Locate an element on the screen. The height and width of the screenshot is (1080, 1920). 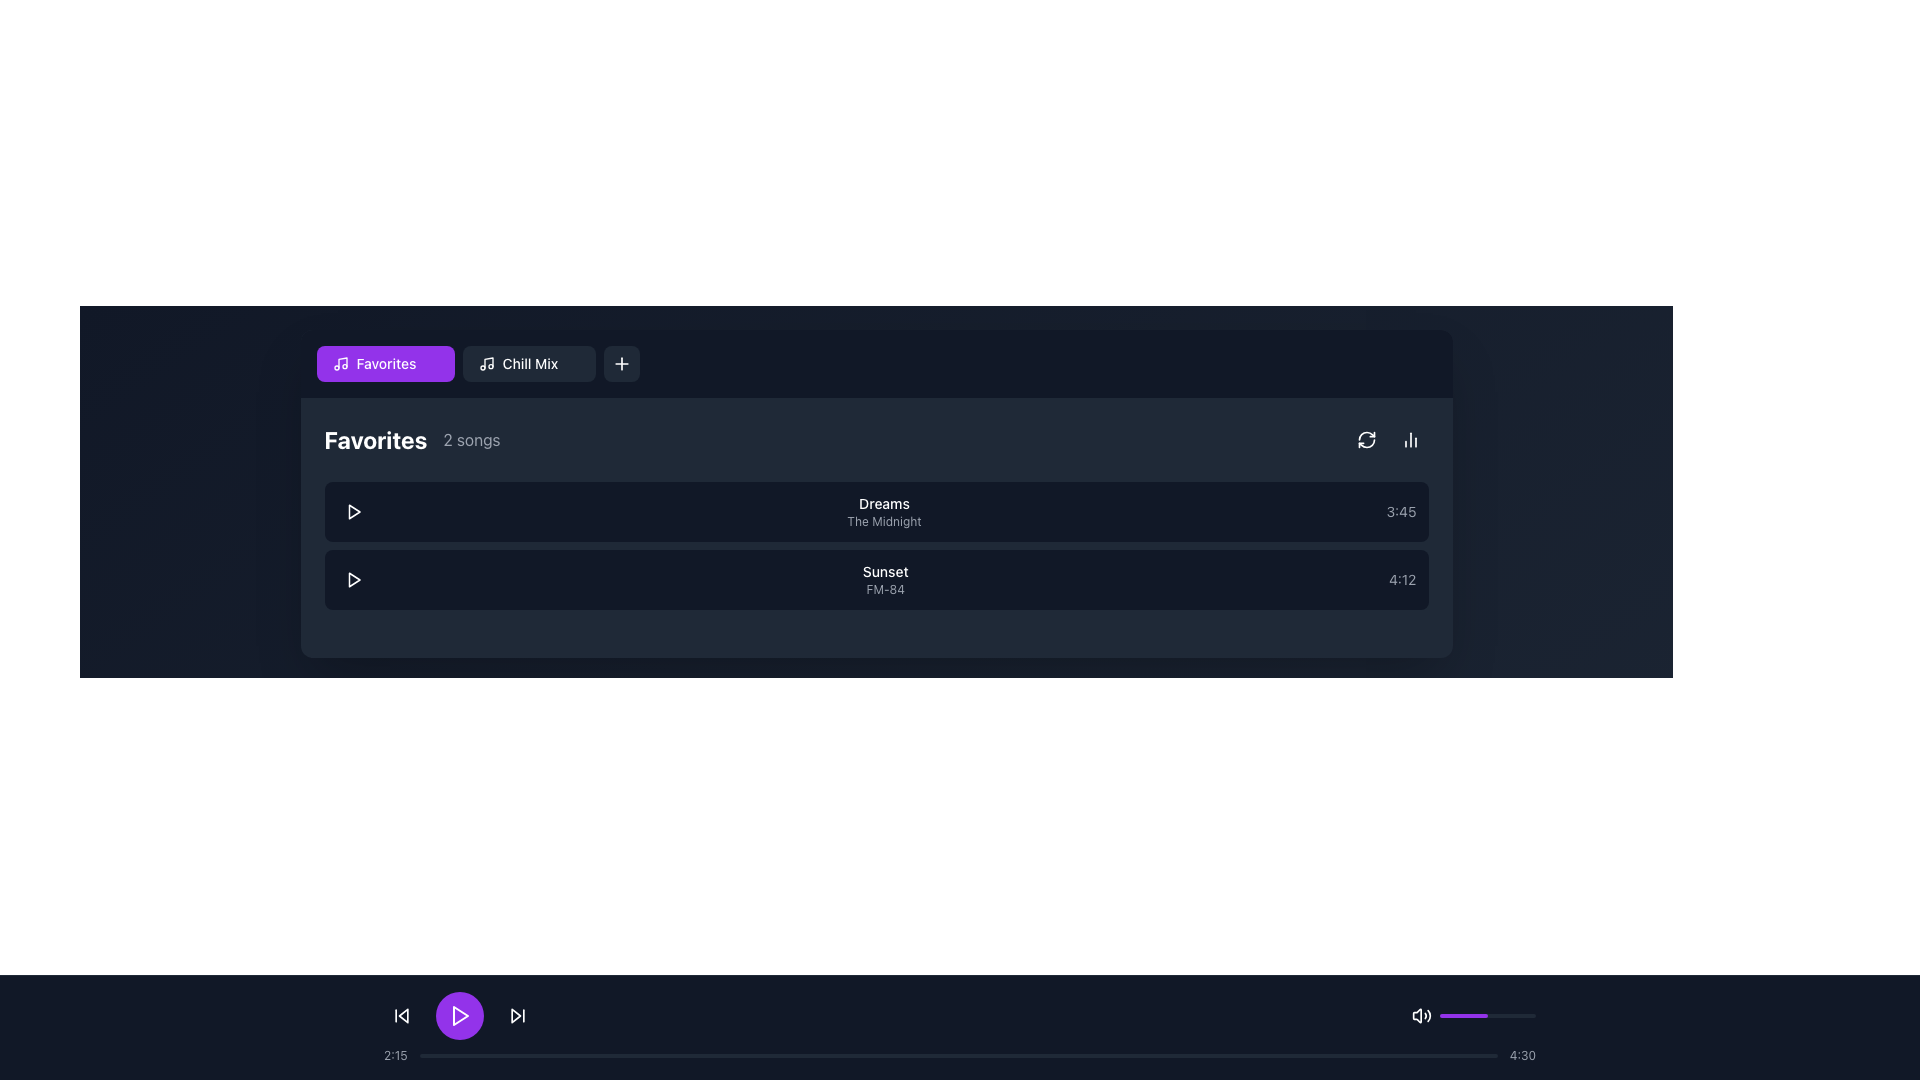
the progress bar is located at coordinates (1216, 1055).